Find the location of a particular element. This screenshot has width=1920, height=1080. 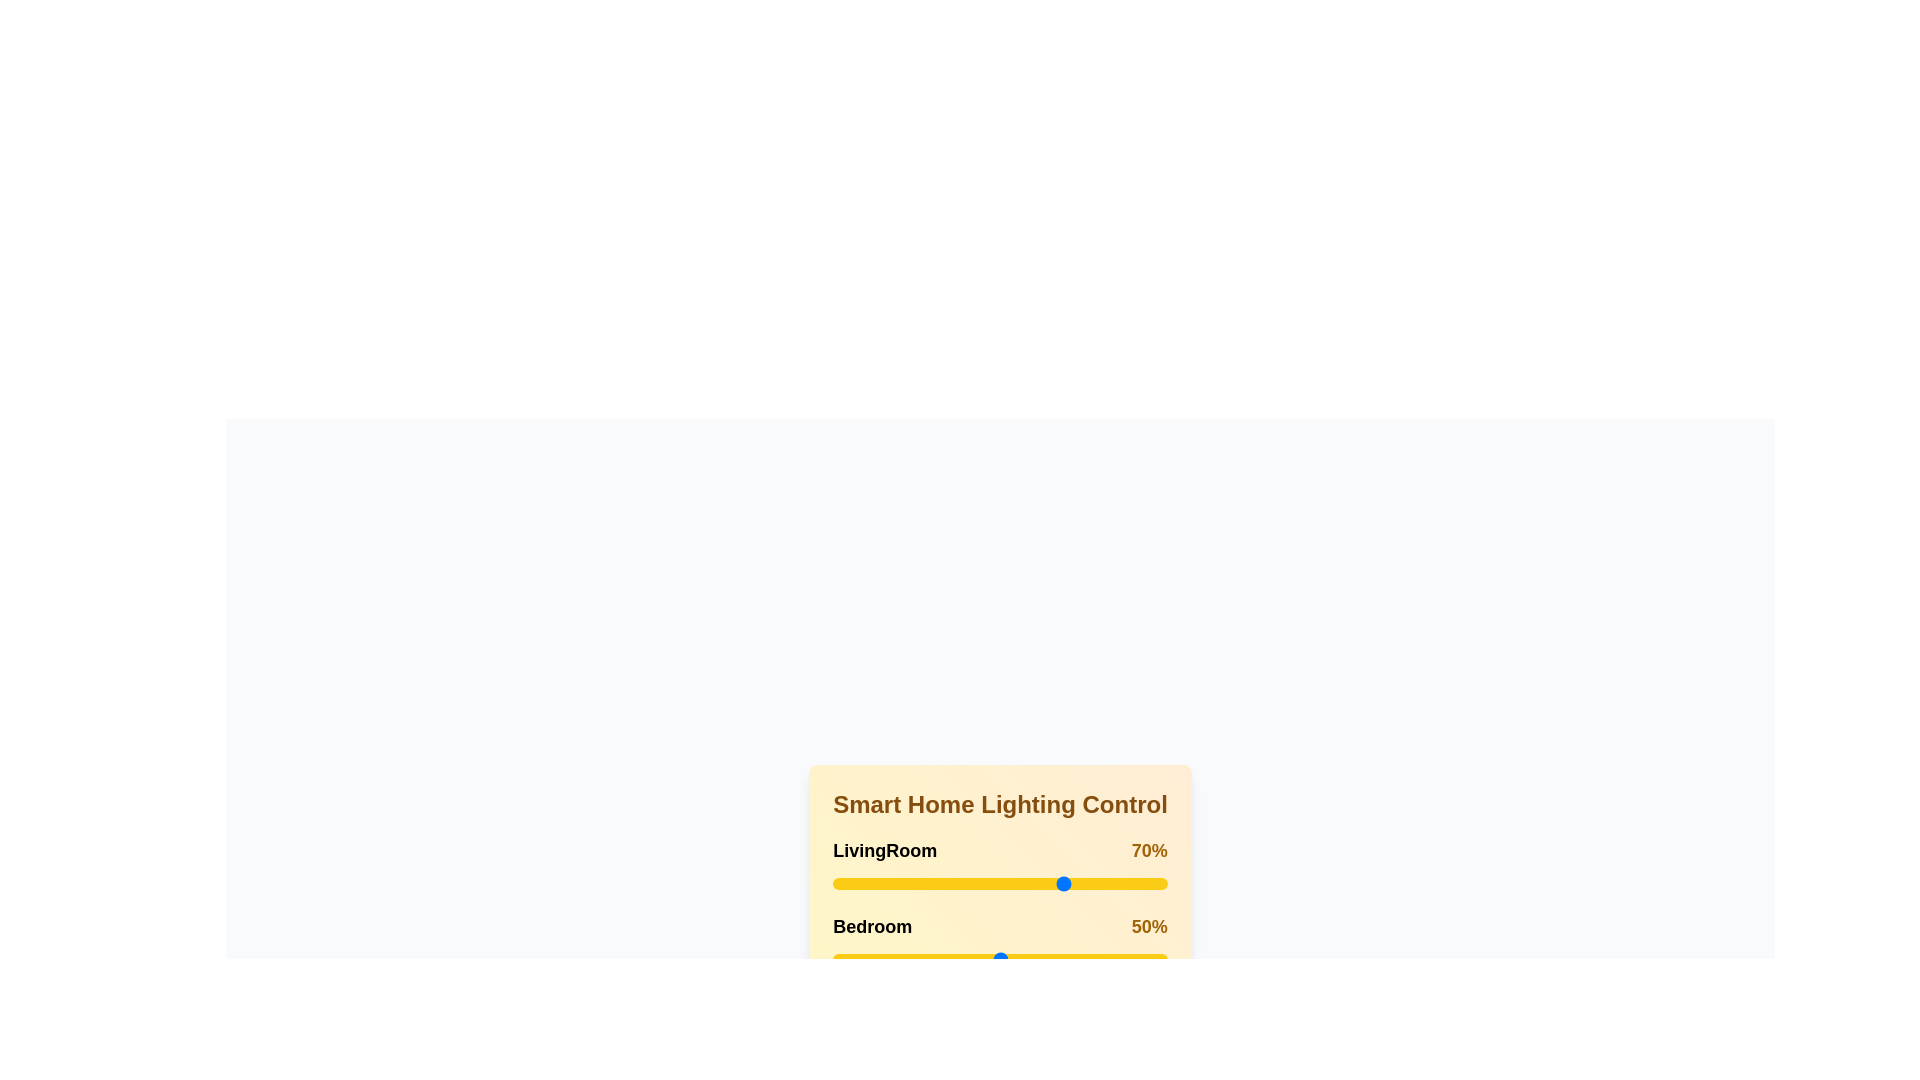

the Living Room lighting level is located at coordinates (1033, 882).